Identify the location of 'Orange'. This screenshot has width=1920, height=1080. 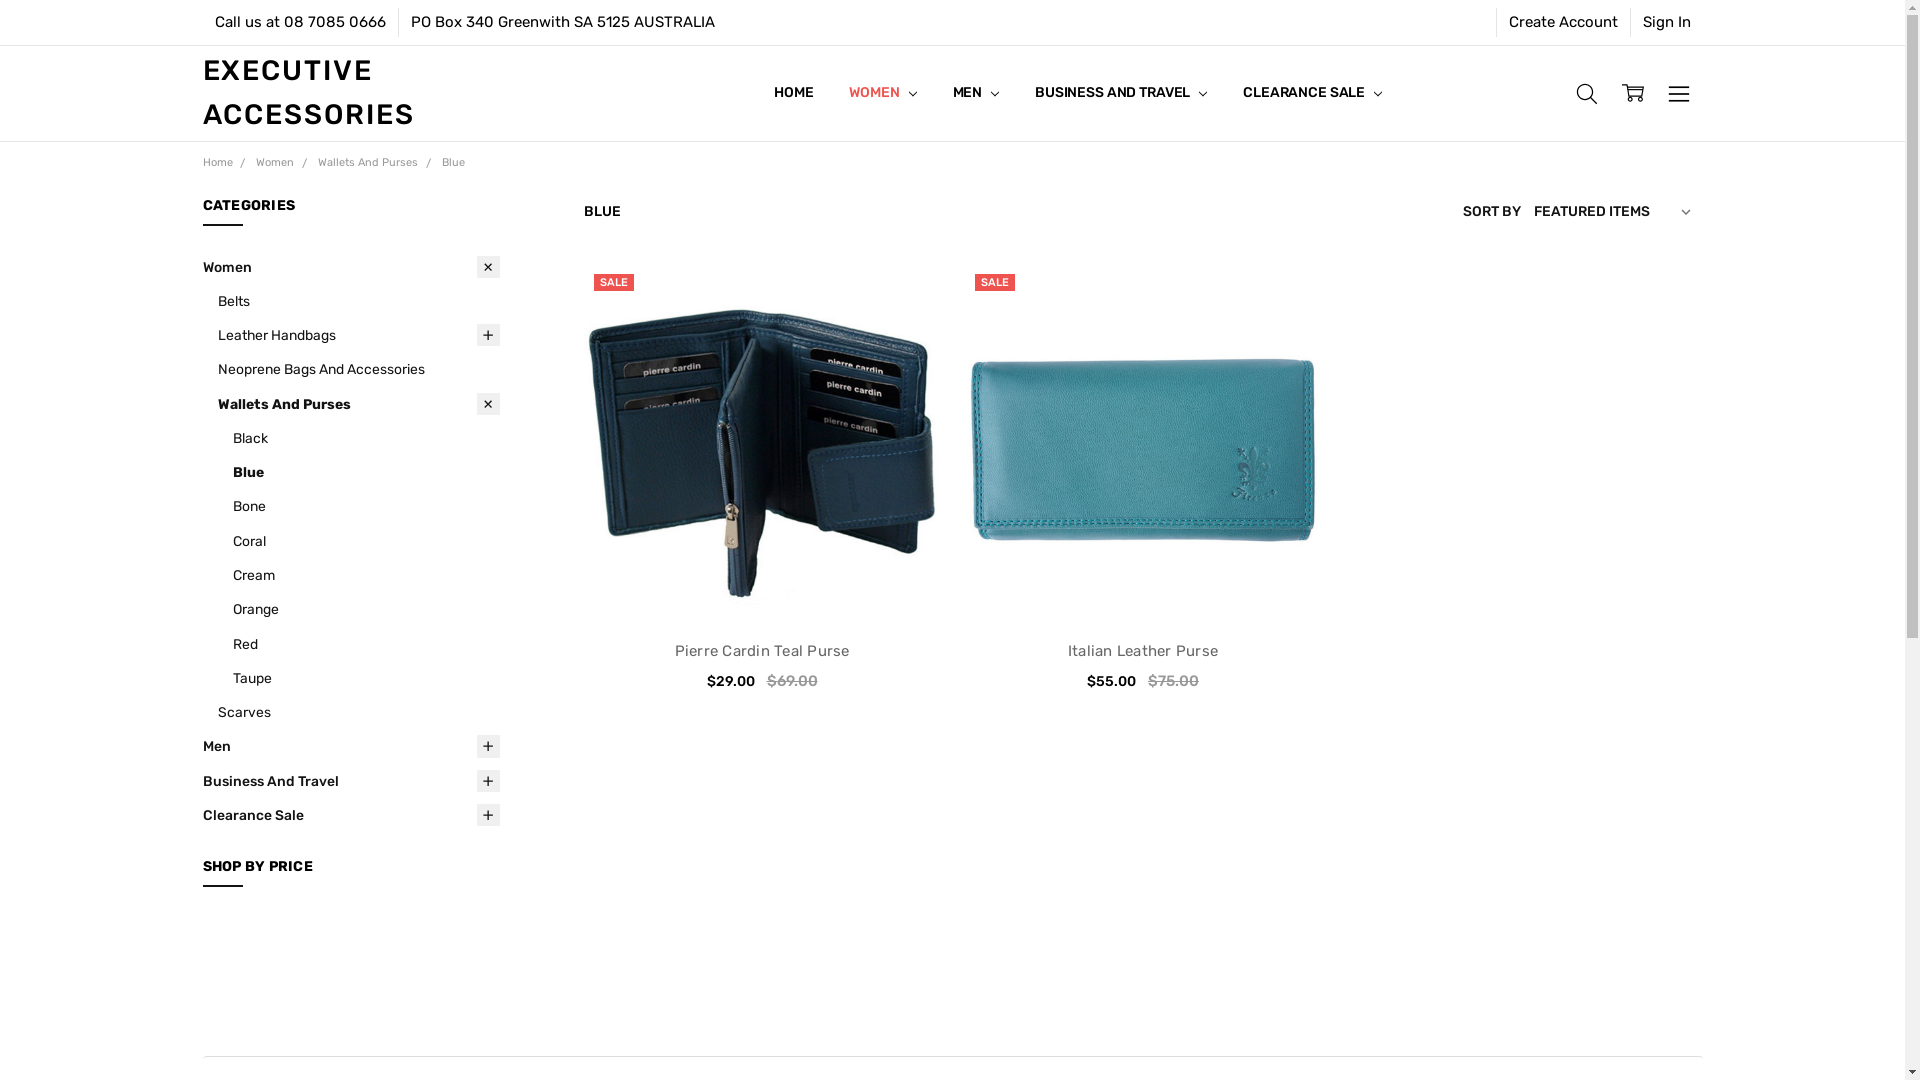
(365, 608).